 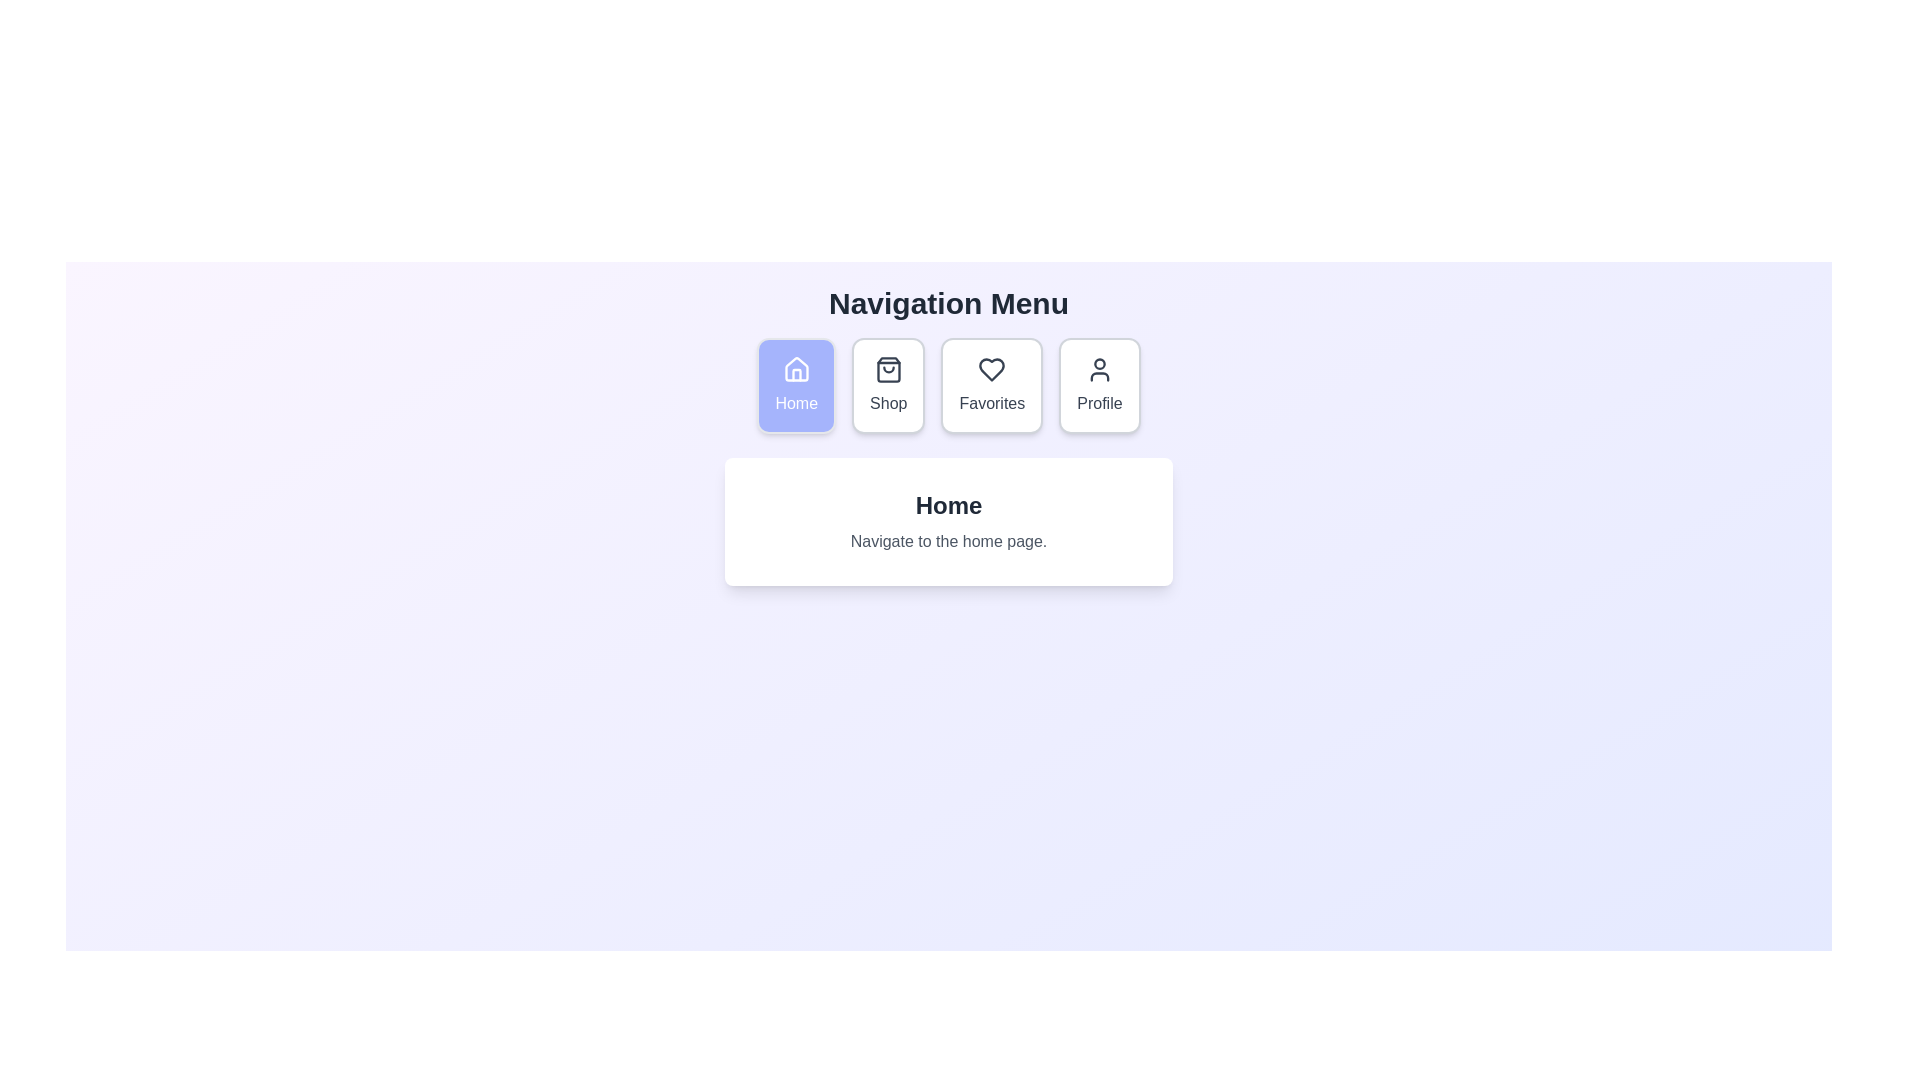 I want to click on the 'Shop' button in the navigation bar to observe any hover effects, so click(x=887, y=385).